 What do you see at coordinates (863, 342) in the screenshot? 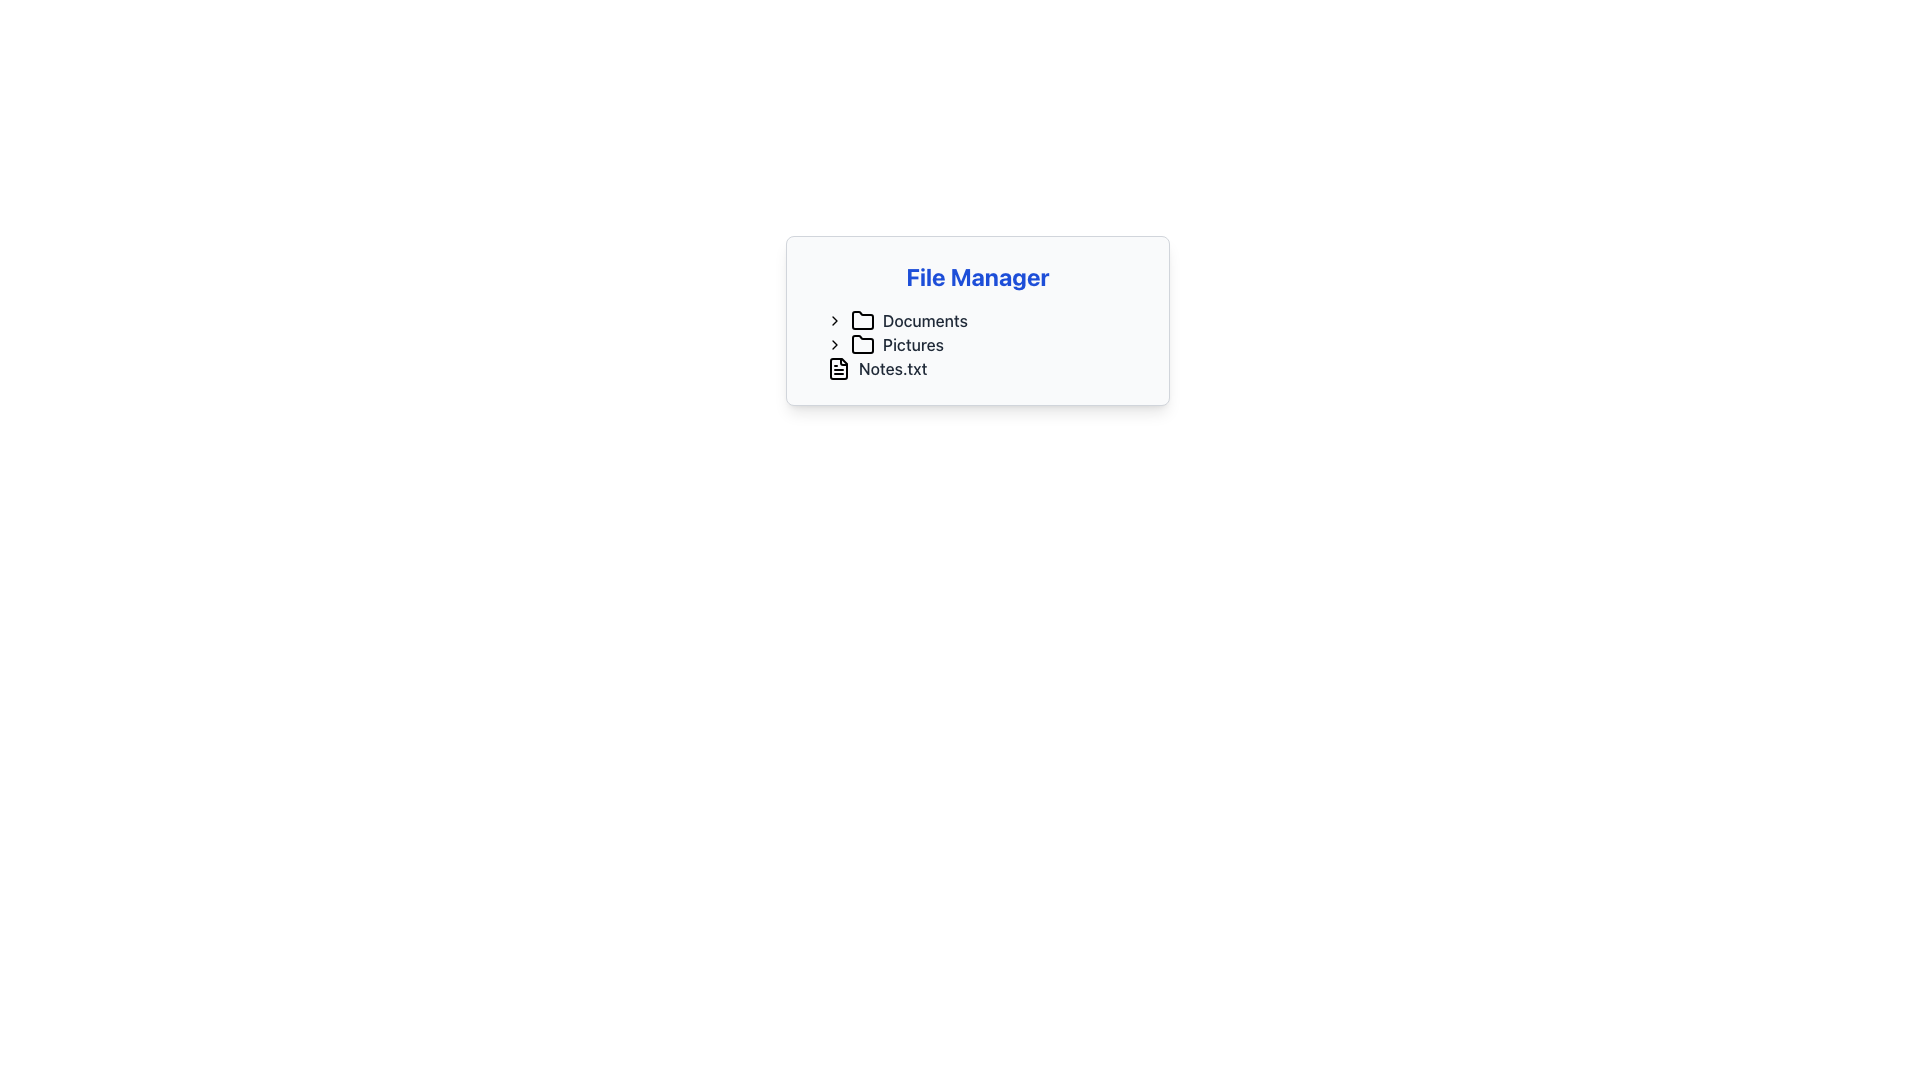
I see `the folder icon located in the second row of icons in the file management system, positioned` at bounding box center [863, 342].